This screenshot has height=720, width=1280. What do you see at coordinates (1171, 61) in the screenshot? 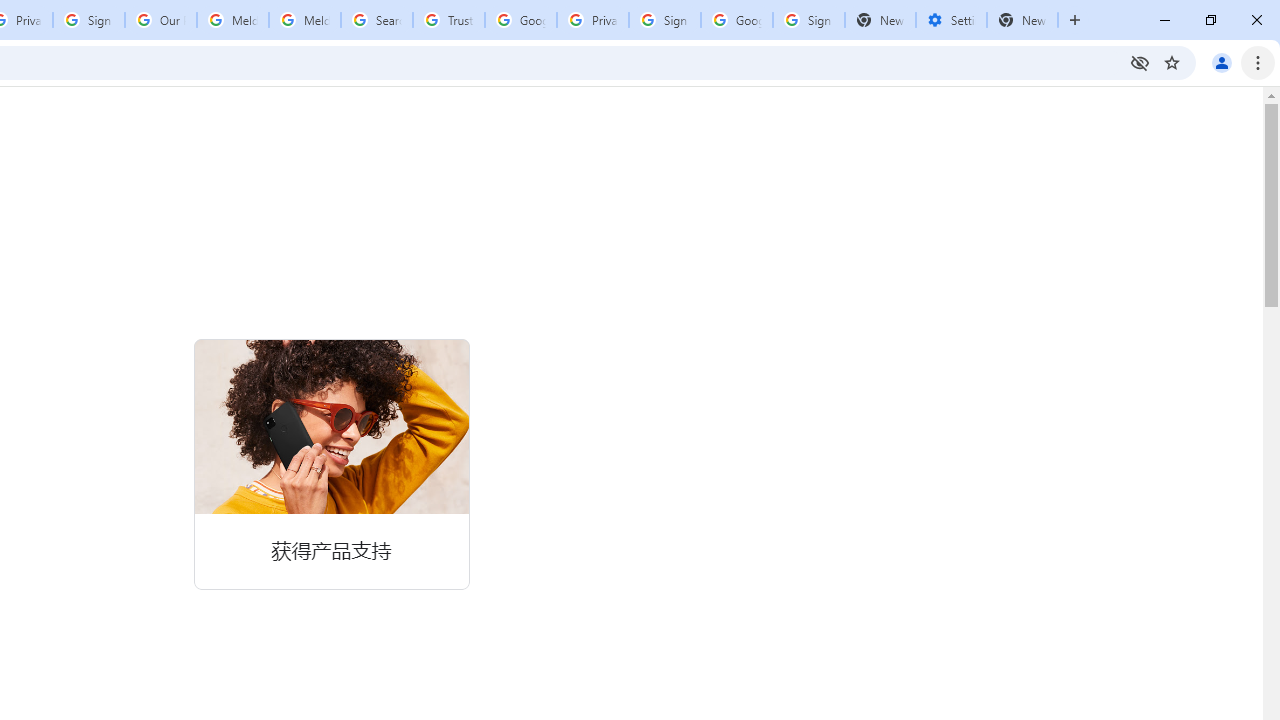
I see `'Bookmark this tab'` at bounding box center [1171, 61].